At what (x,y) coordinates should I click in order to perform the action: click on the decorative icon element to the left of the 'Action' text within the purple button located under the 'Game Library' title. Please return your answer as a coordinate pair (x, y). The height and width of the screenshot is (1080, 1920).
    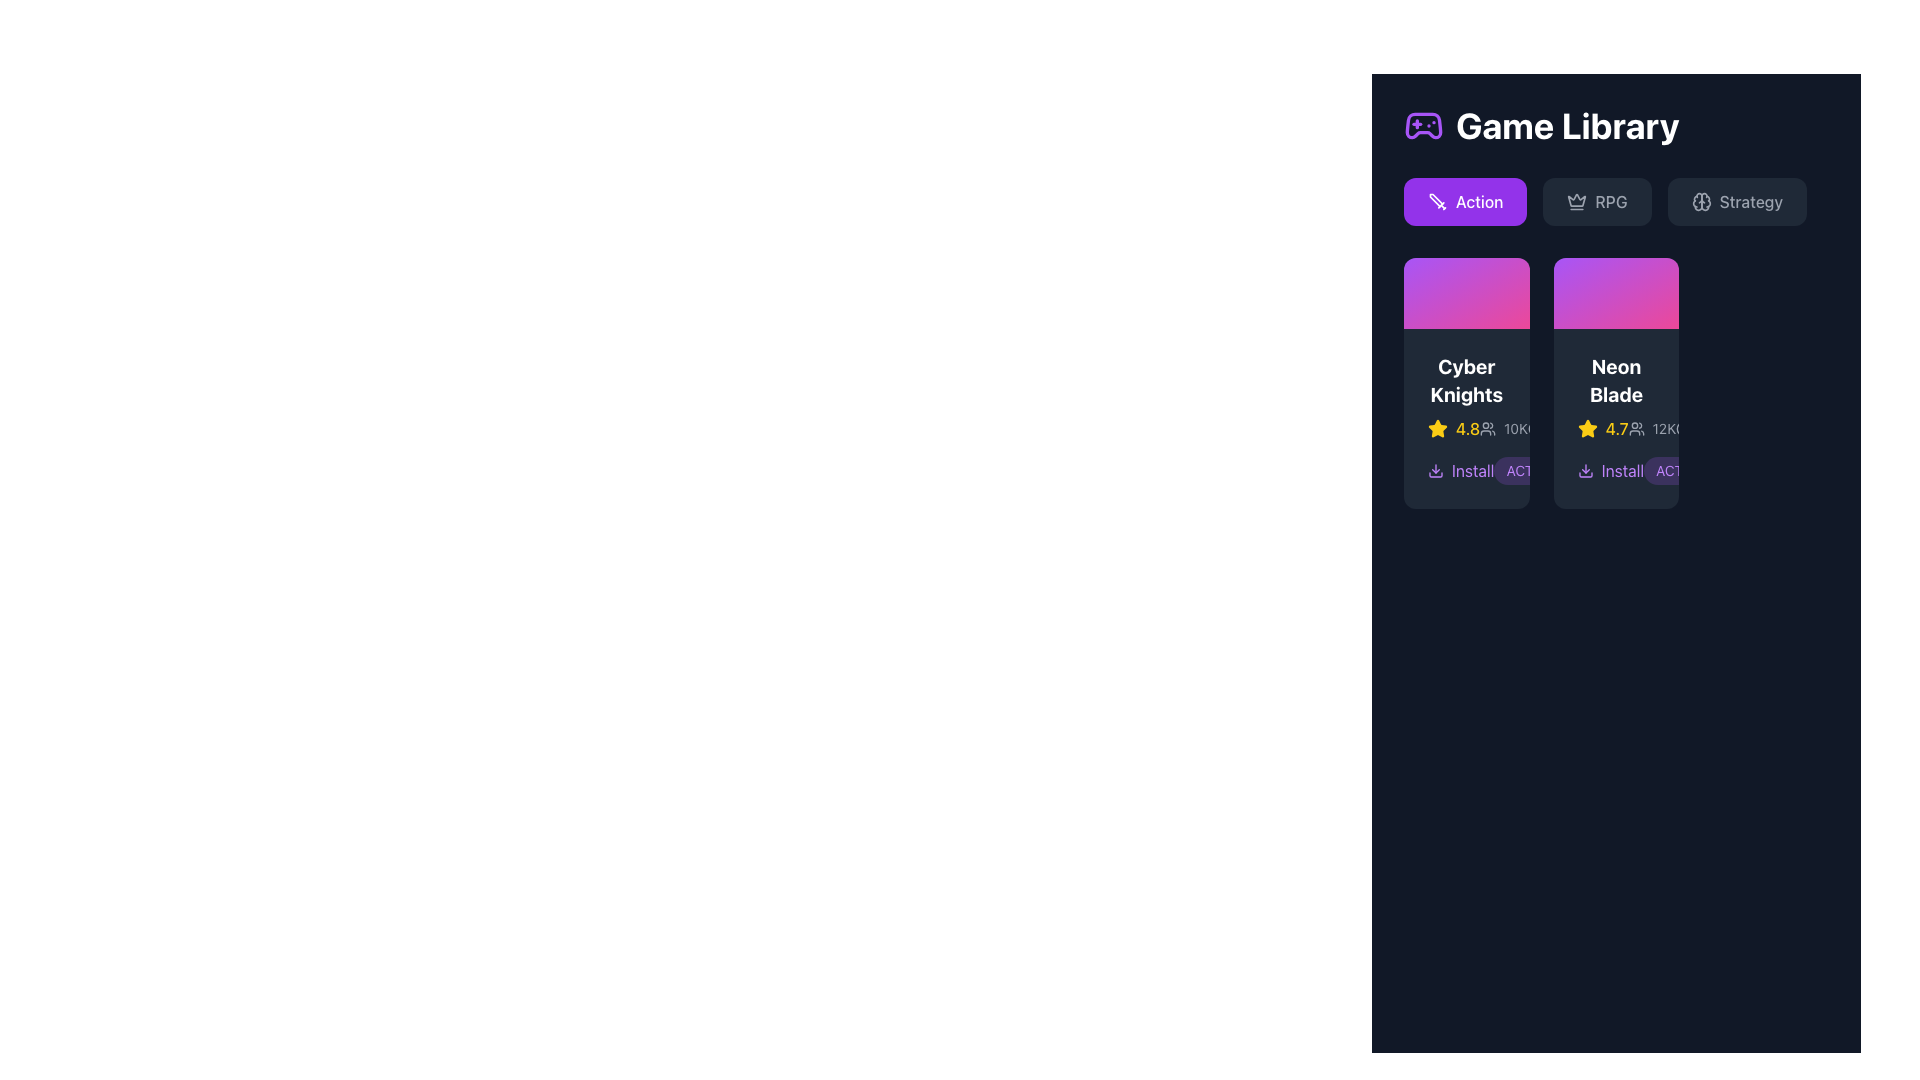
    Looking at the image, I should click on (1437, 201).